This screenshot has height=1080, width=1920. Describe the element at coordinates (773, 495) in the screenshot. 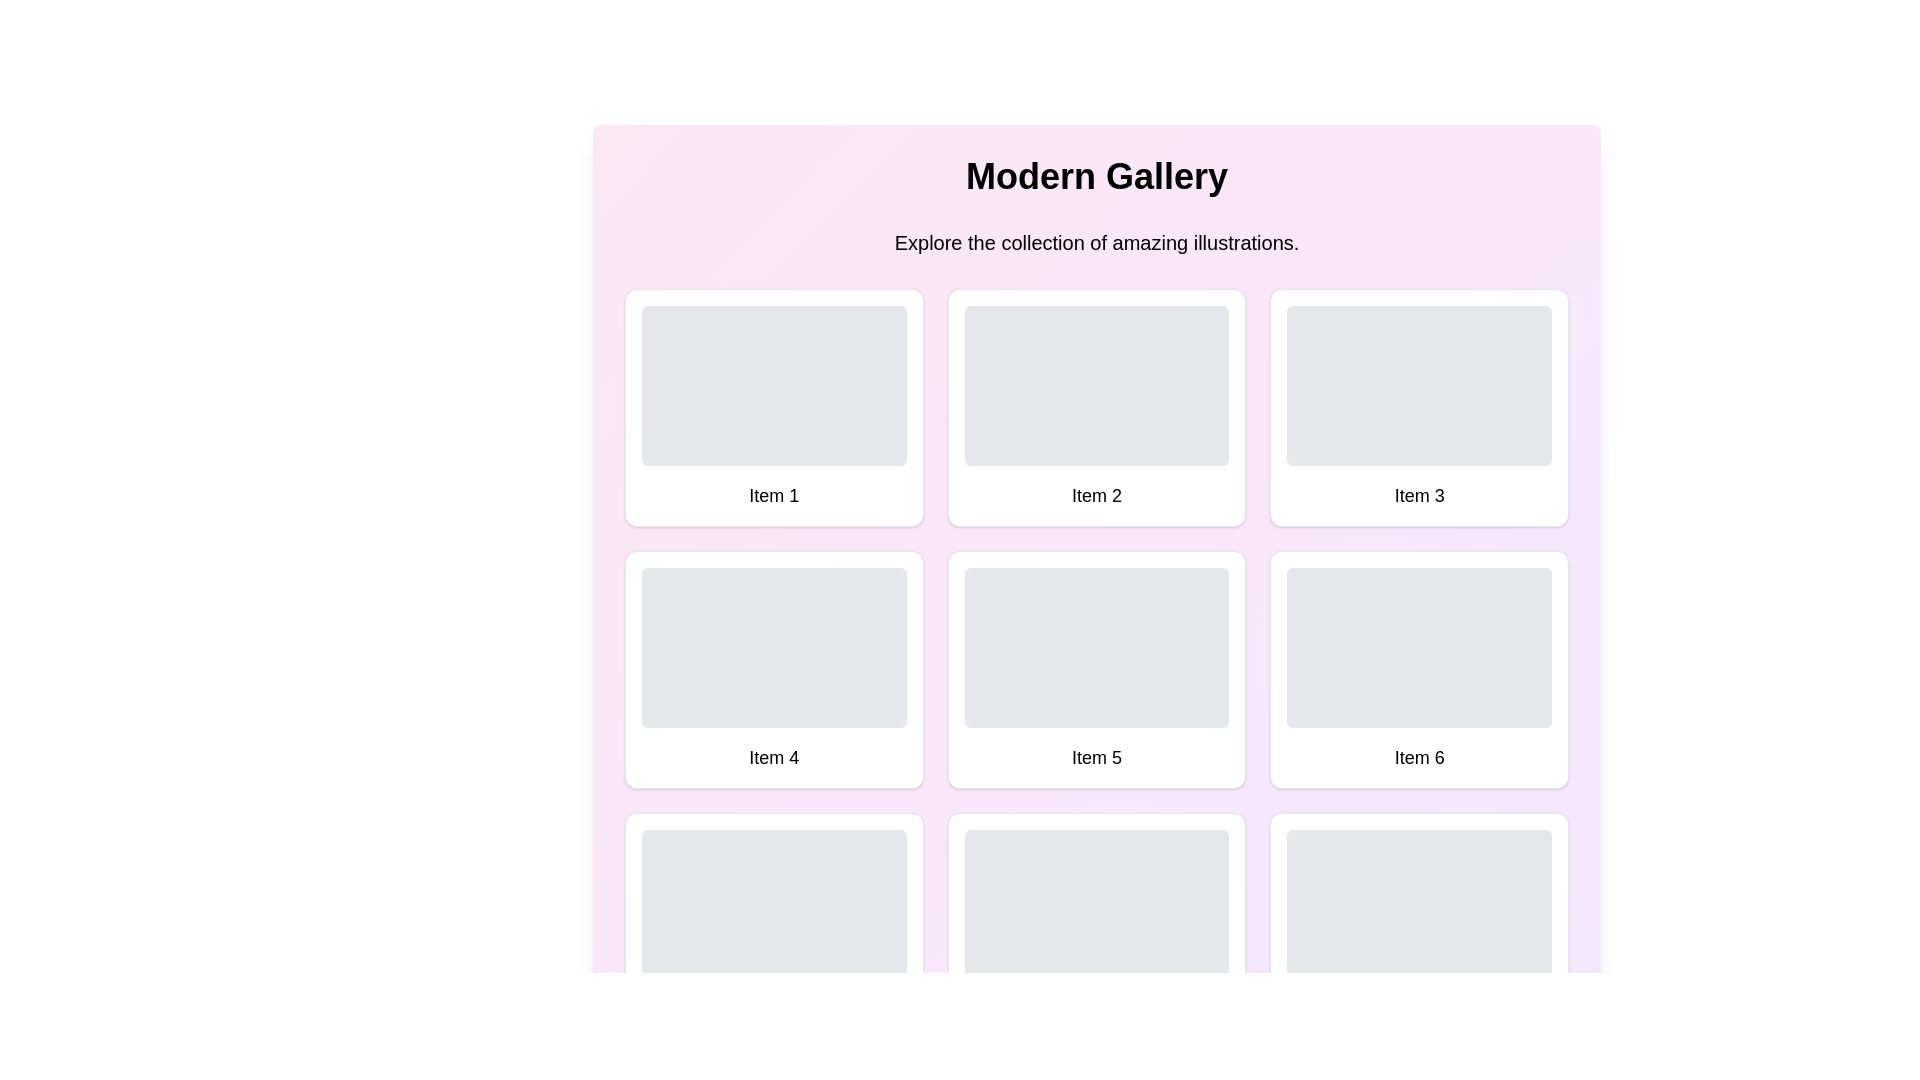

I see `the text label displaying 'Item 1' which is bold and centered, located below an image placeholder in the top-left card of a grid layout` at that location.